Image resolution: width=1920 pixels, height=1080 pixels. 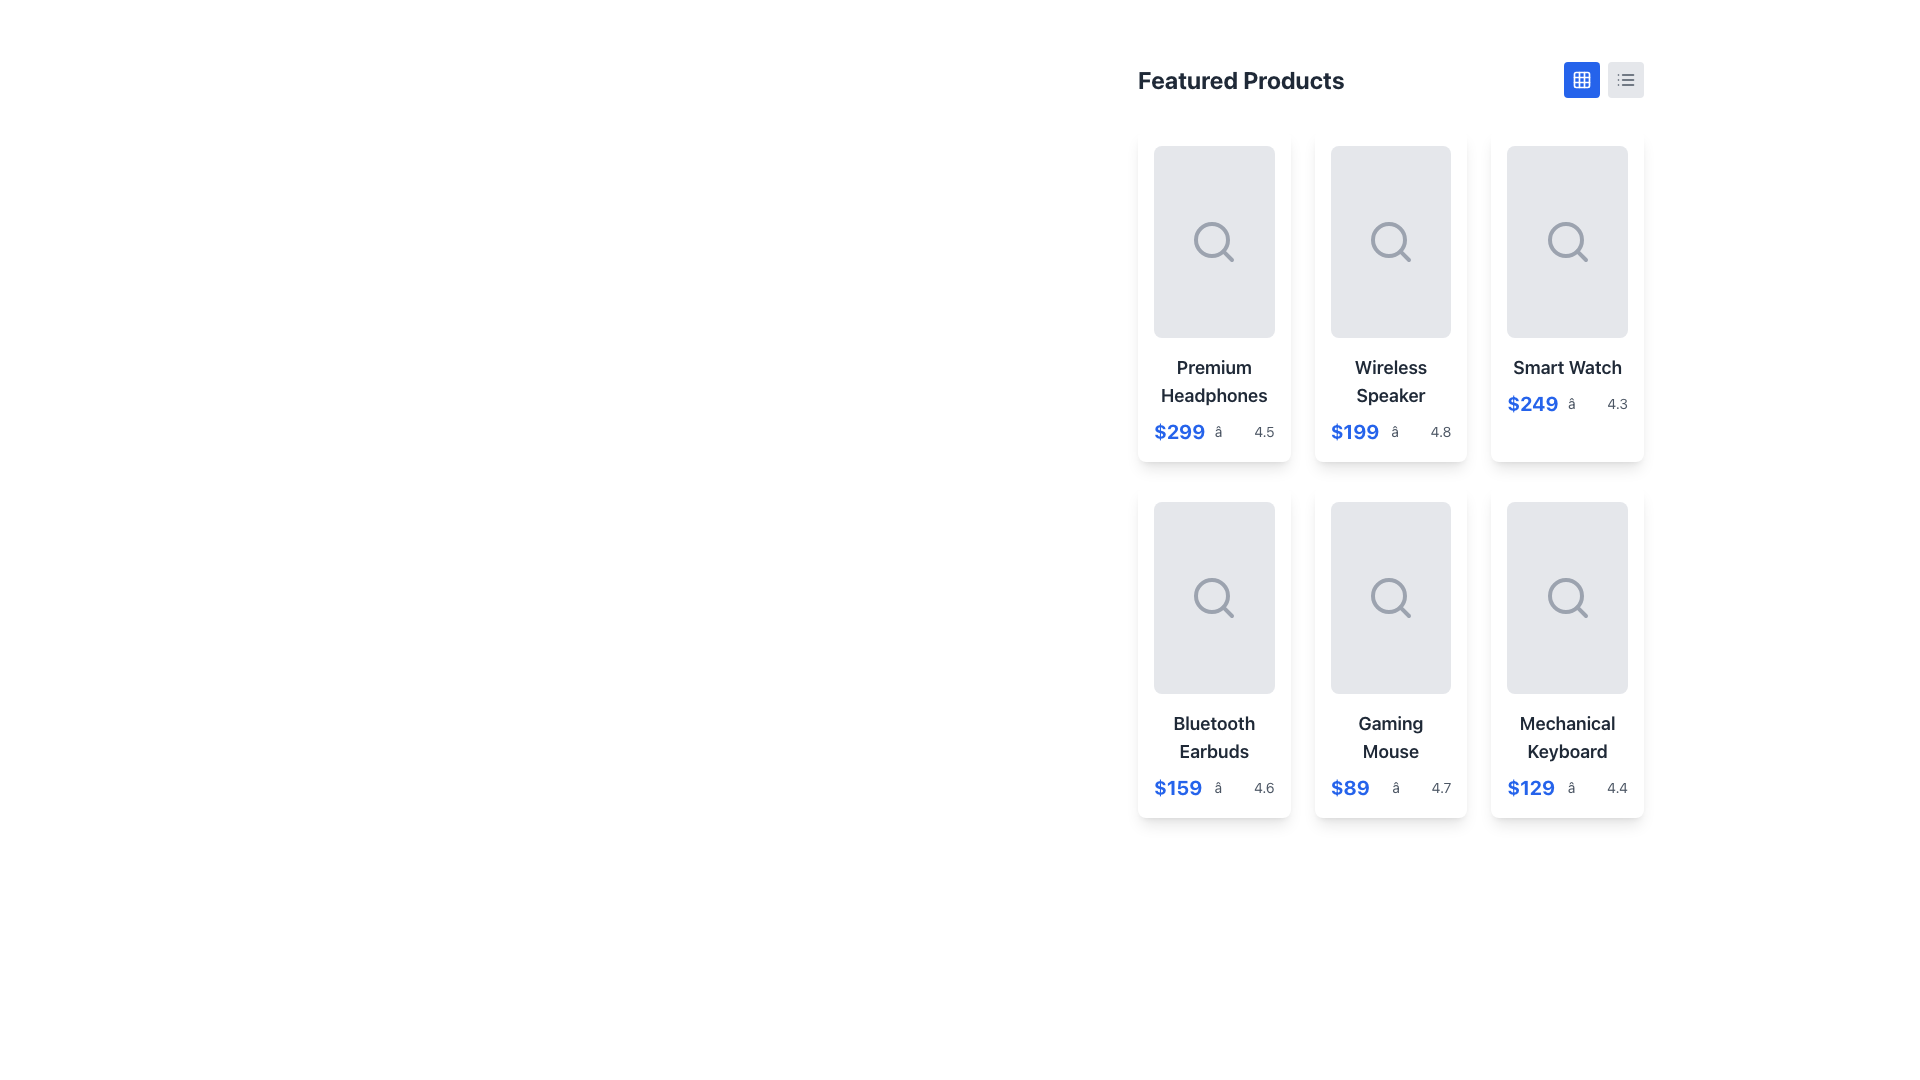 I want to click on text displaying the price and user rating of the 'Premium Headphones' product, located below the product name in the top-left corner of the featured products grid, so click(x=1213, y=431).